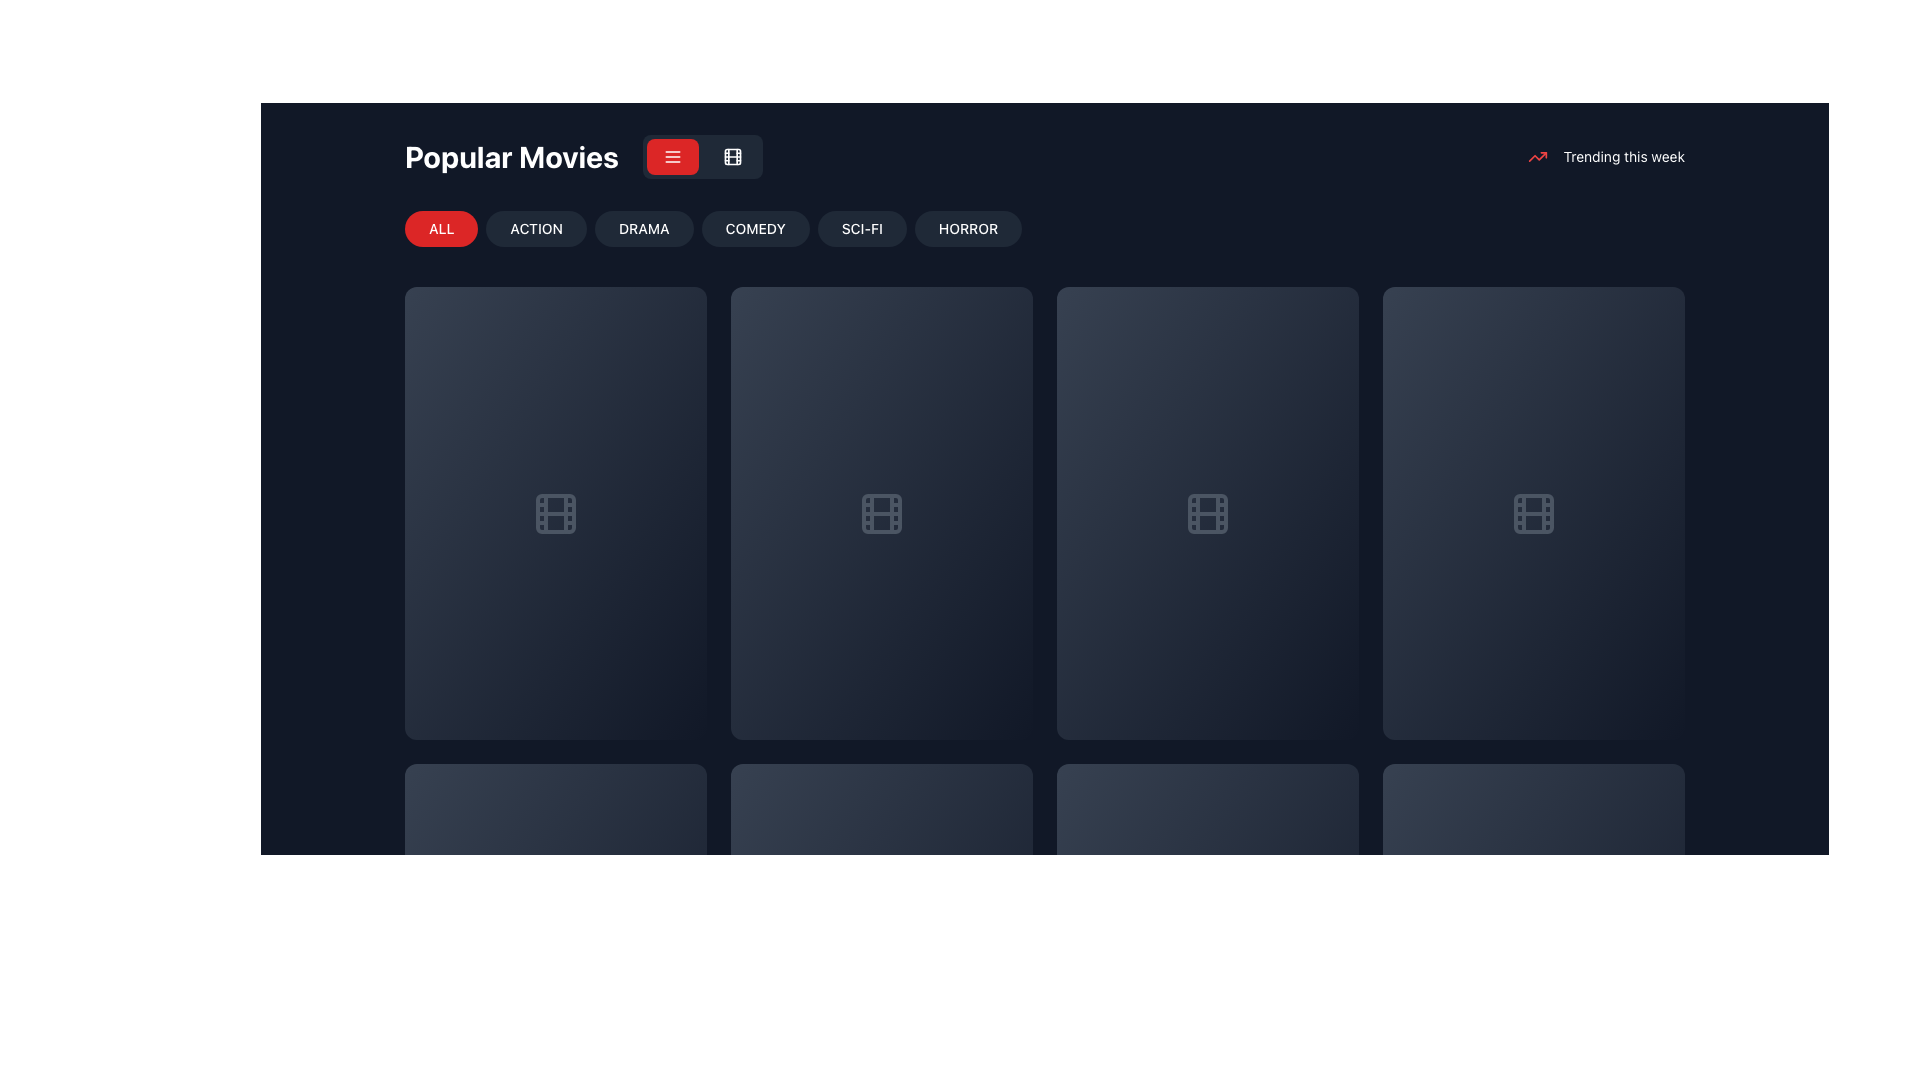  I want to click on the 'ACTION' button, which has a rounded rectangular shape, dark gray background, and white text, located below the title 'Popular Movies' to filter items by action category, so click(536, 227).